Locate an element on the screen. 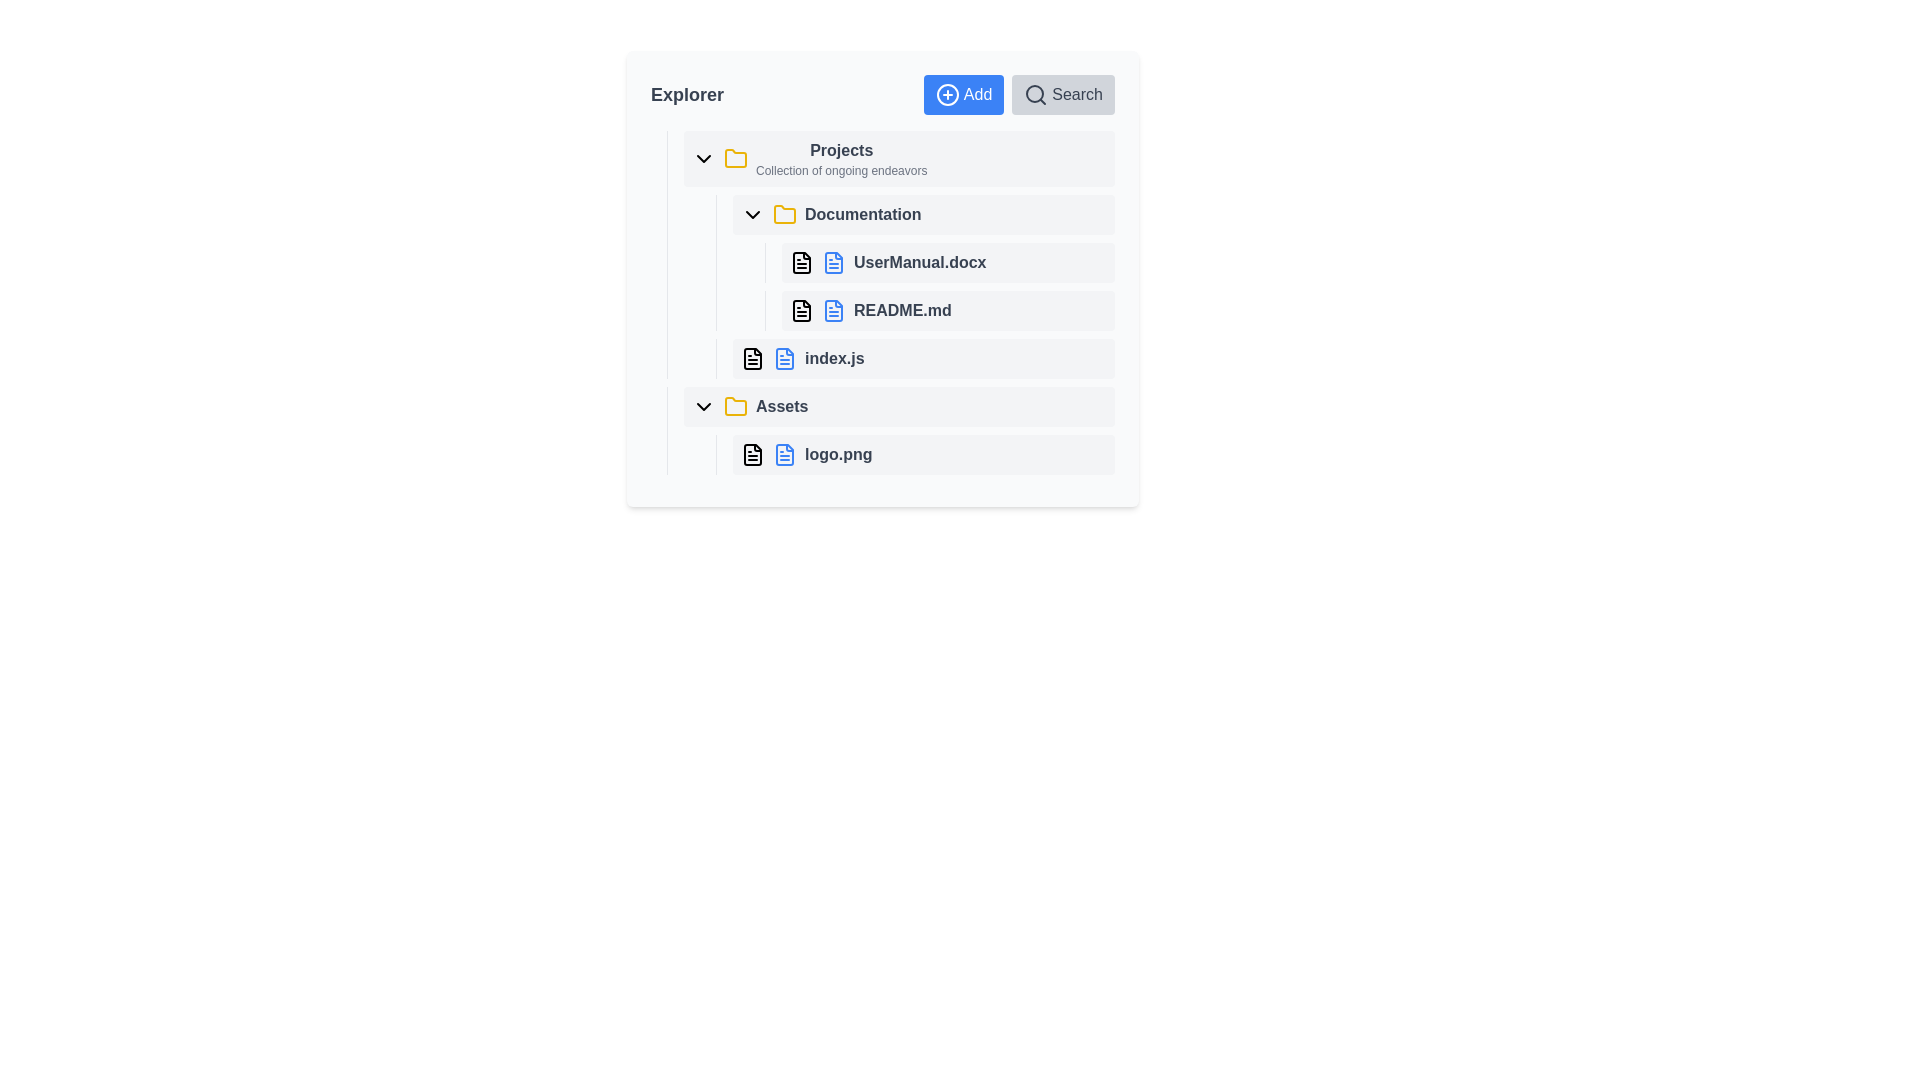  the folder icon representing the 'Assets' section in the file explorer interface is located at coordinates (734, 406).